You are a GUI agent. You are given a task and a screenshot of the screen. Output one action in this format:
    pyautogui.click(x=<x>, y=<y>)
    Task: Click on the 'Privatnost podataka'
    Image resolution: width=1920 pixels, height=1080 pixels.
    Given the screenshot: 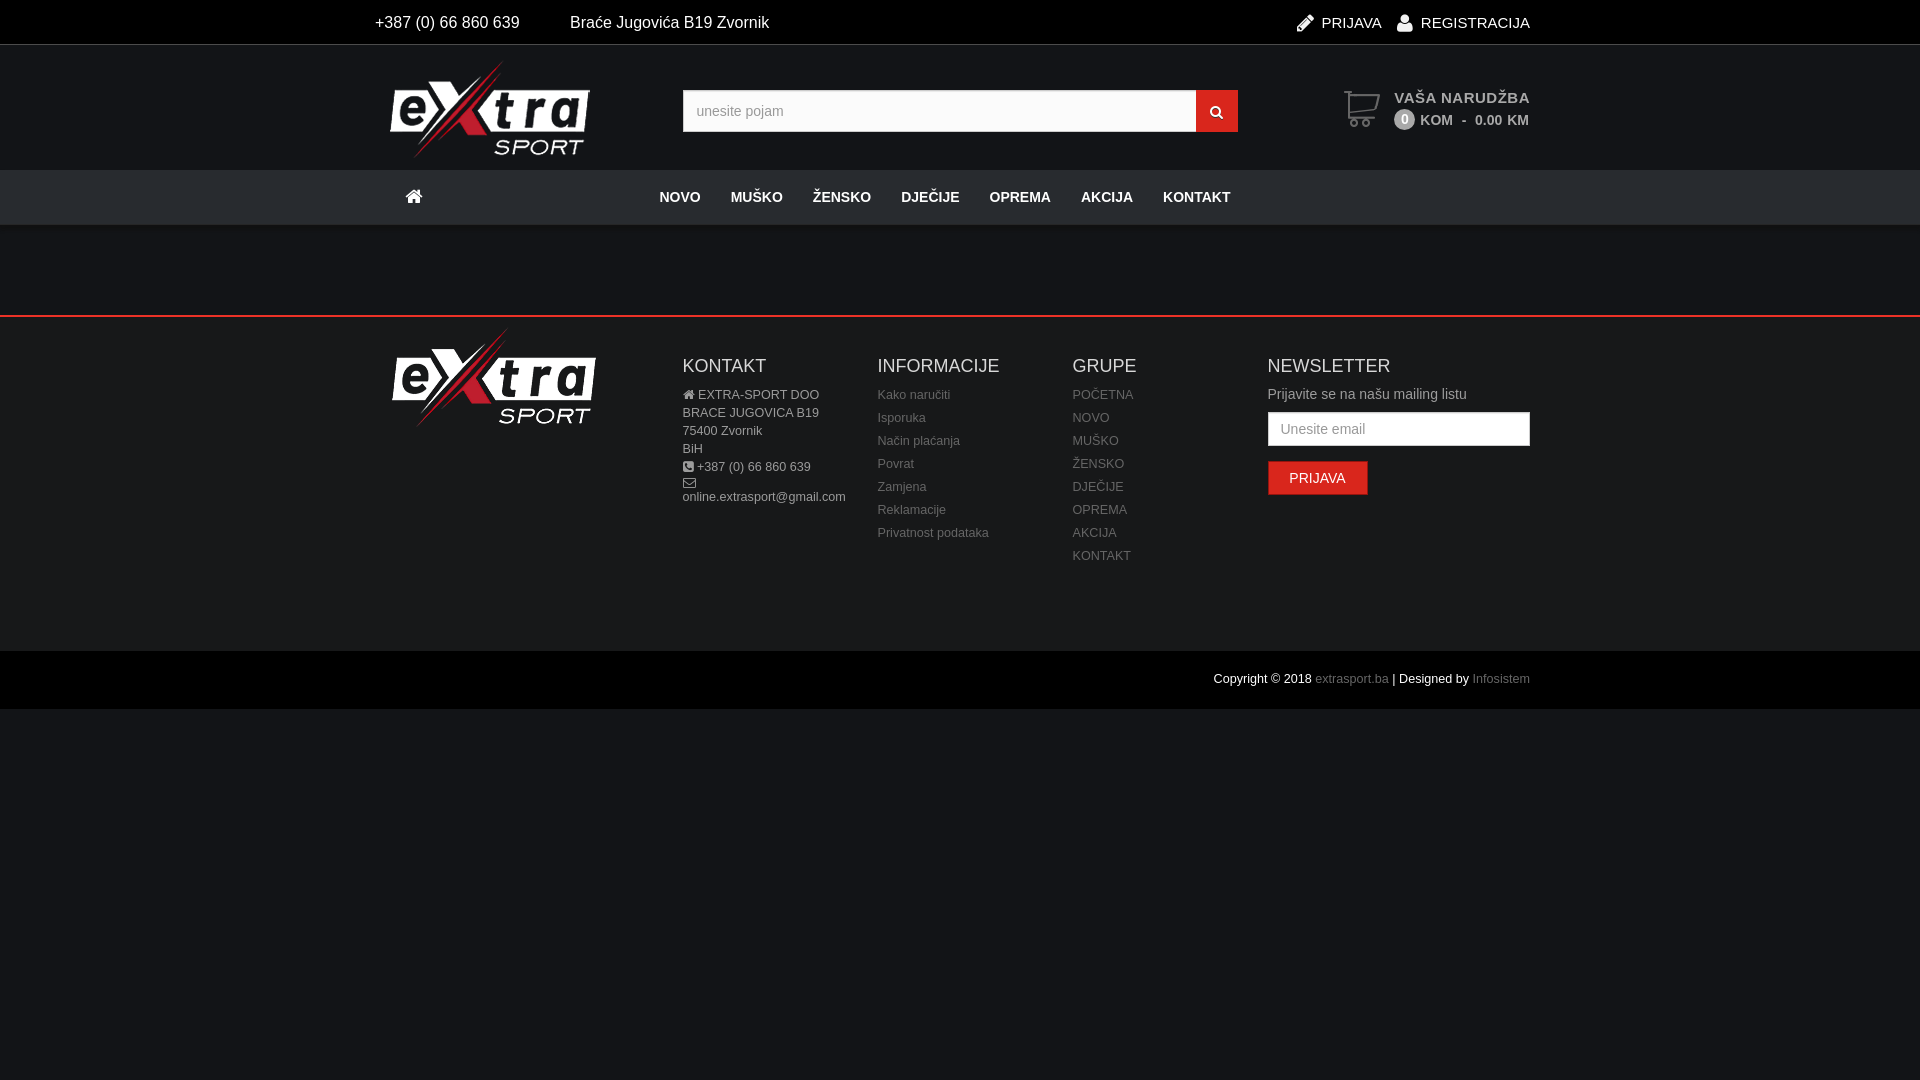 What is the action you would take?
    pyautogui.click(x=932, y=531)
    